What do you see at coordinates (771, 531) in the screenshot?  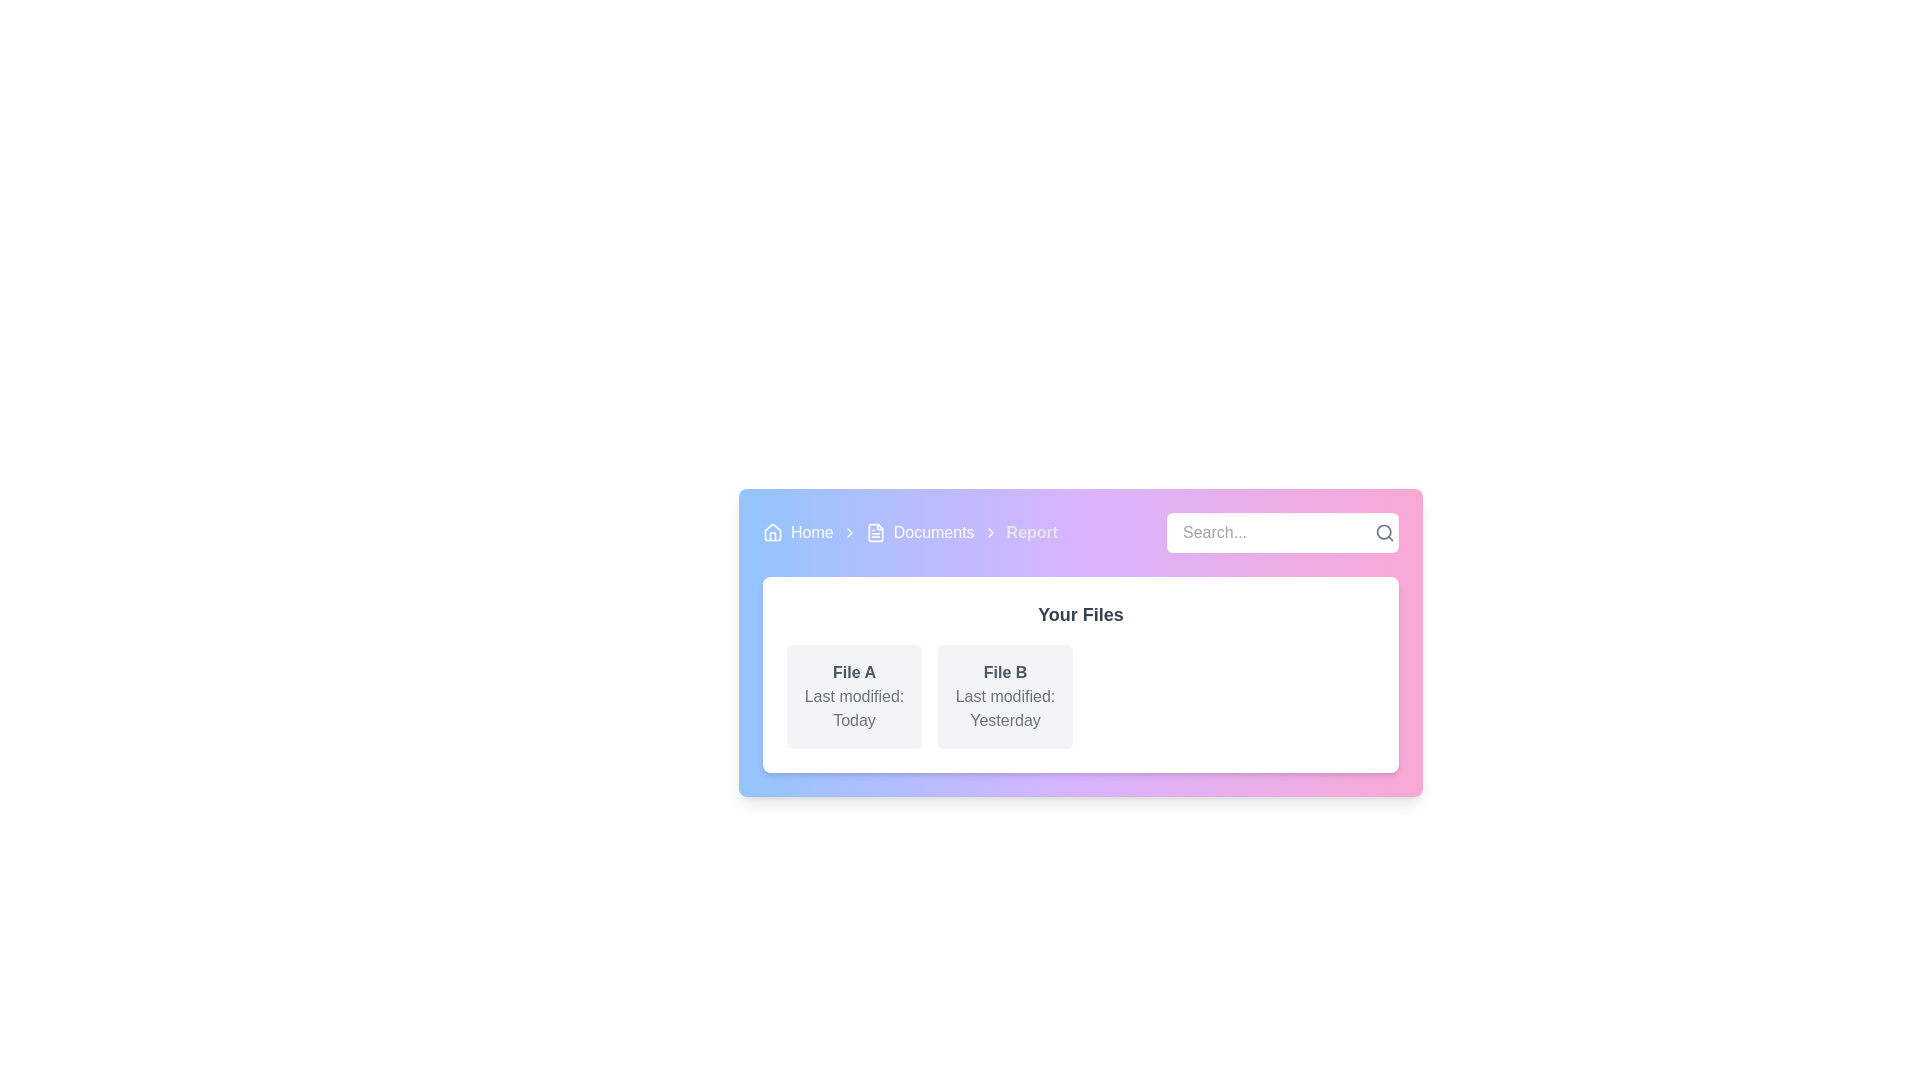 I see `the home icon in the breadcrumb navigation bar` at bounding box center [771, 531].